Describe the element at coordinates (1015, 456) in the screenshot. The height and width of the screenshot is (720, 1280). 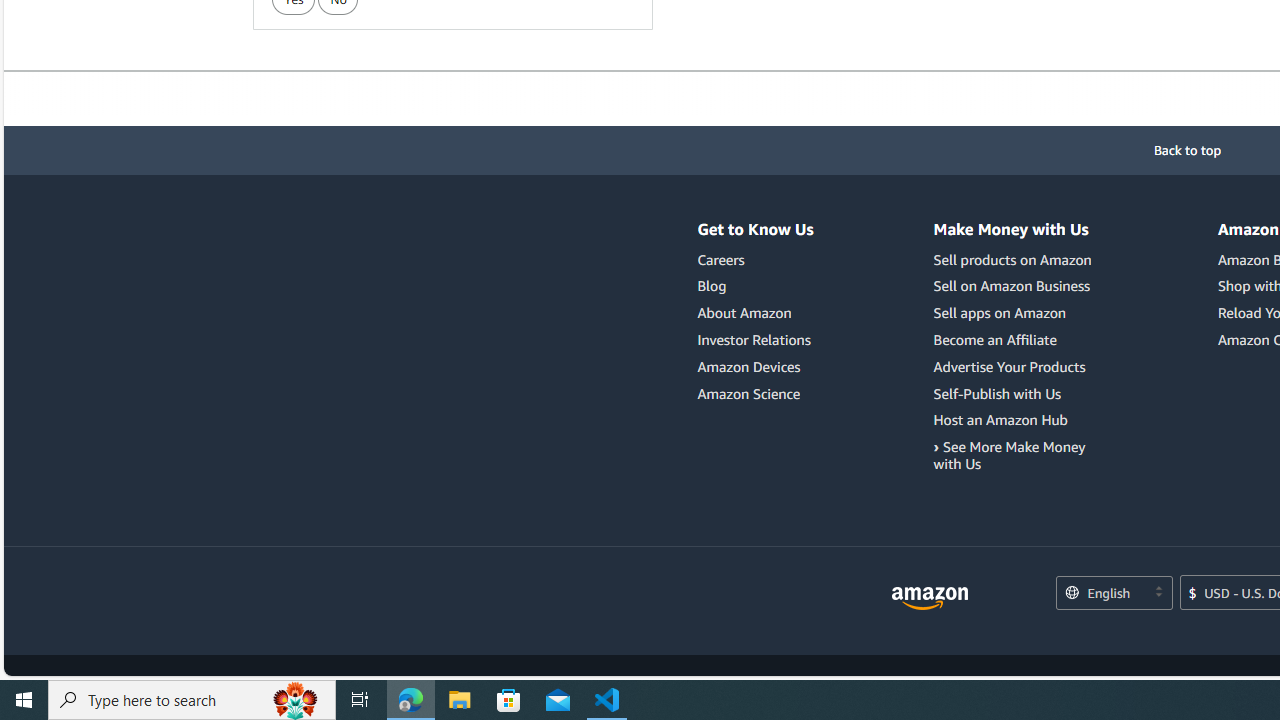
I see `'See More Make Money with Us'` at that location.